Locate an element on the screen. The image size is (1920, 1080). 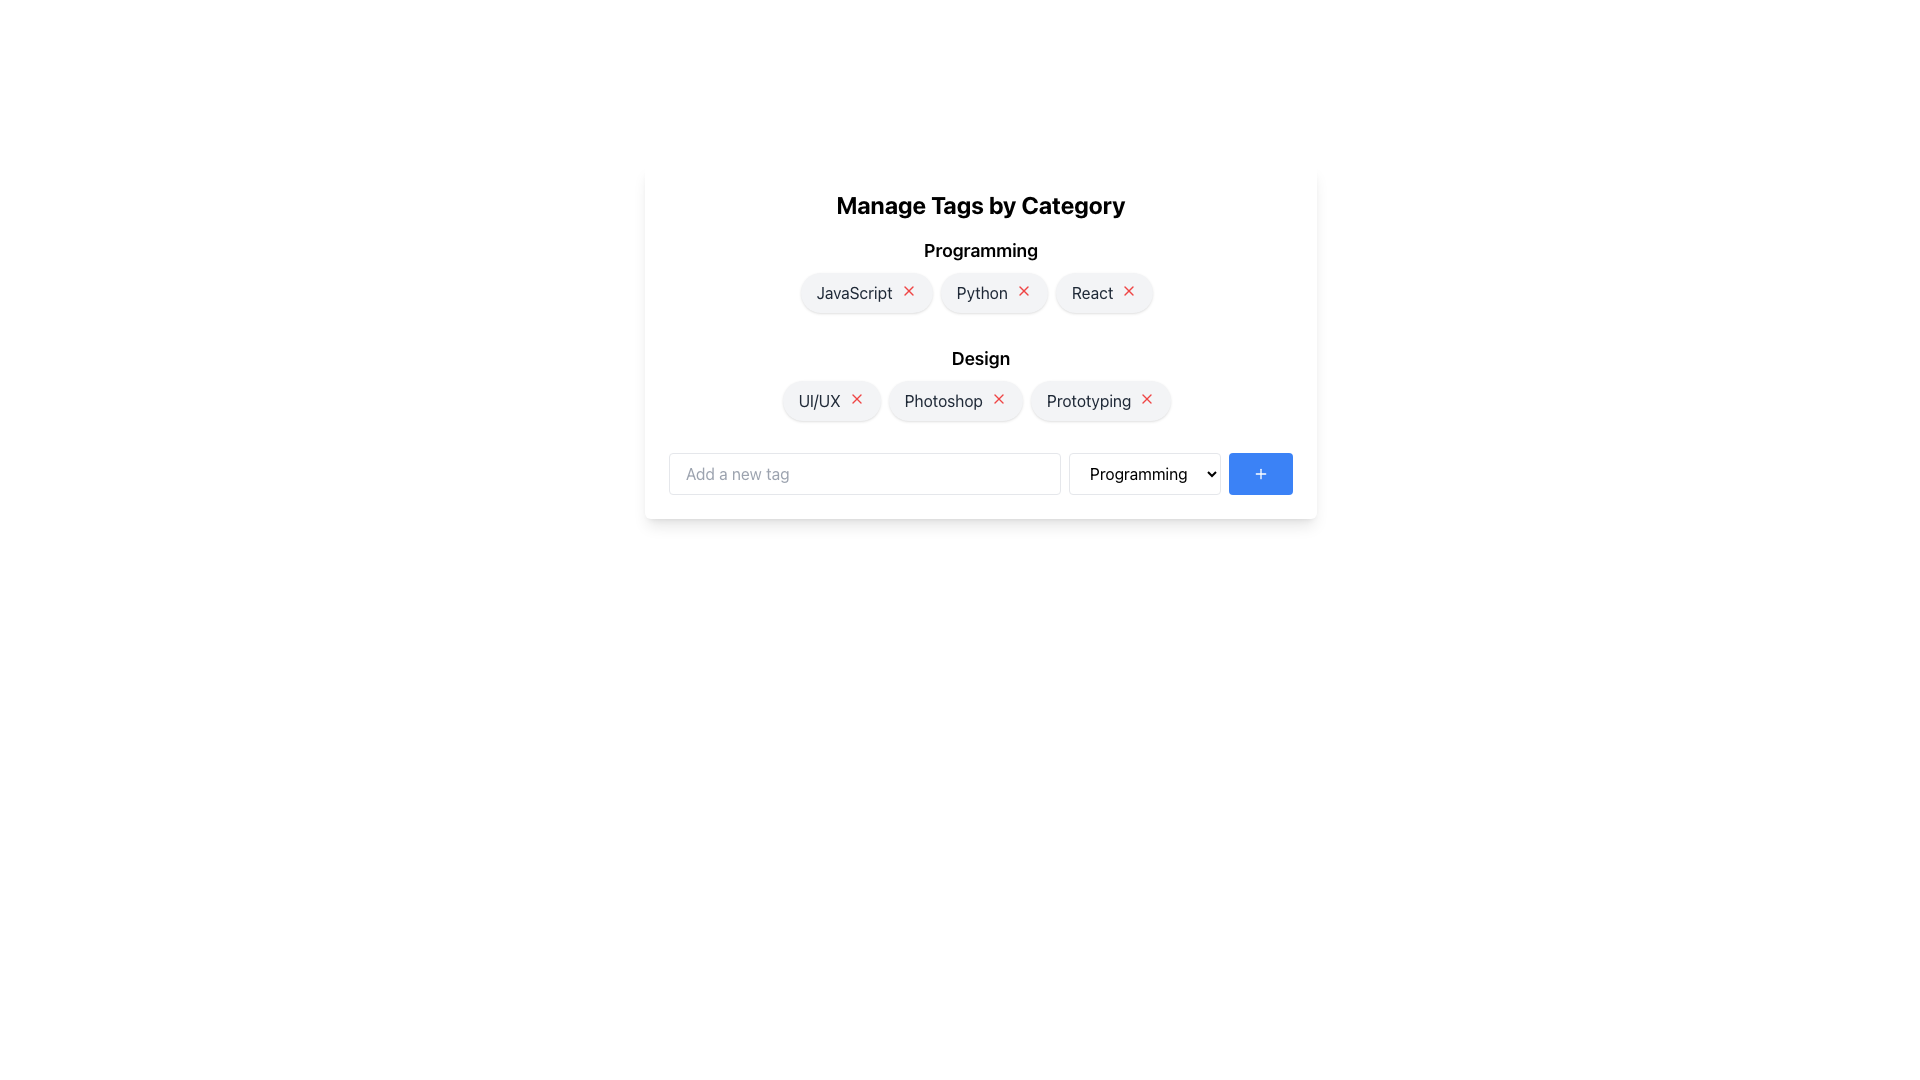
the 'Python' tag element, which is a rounded rectangle with a light gray background and is located in the 'Programming' section as the second tag among three is located at coordinates (994, 293).